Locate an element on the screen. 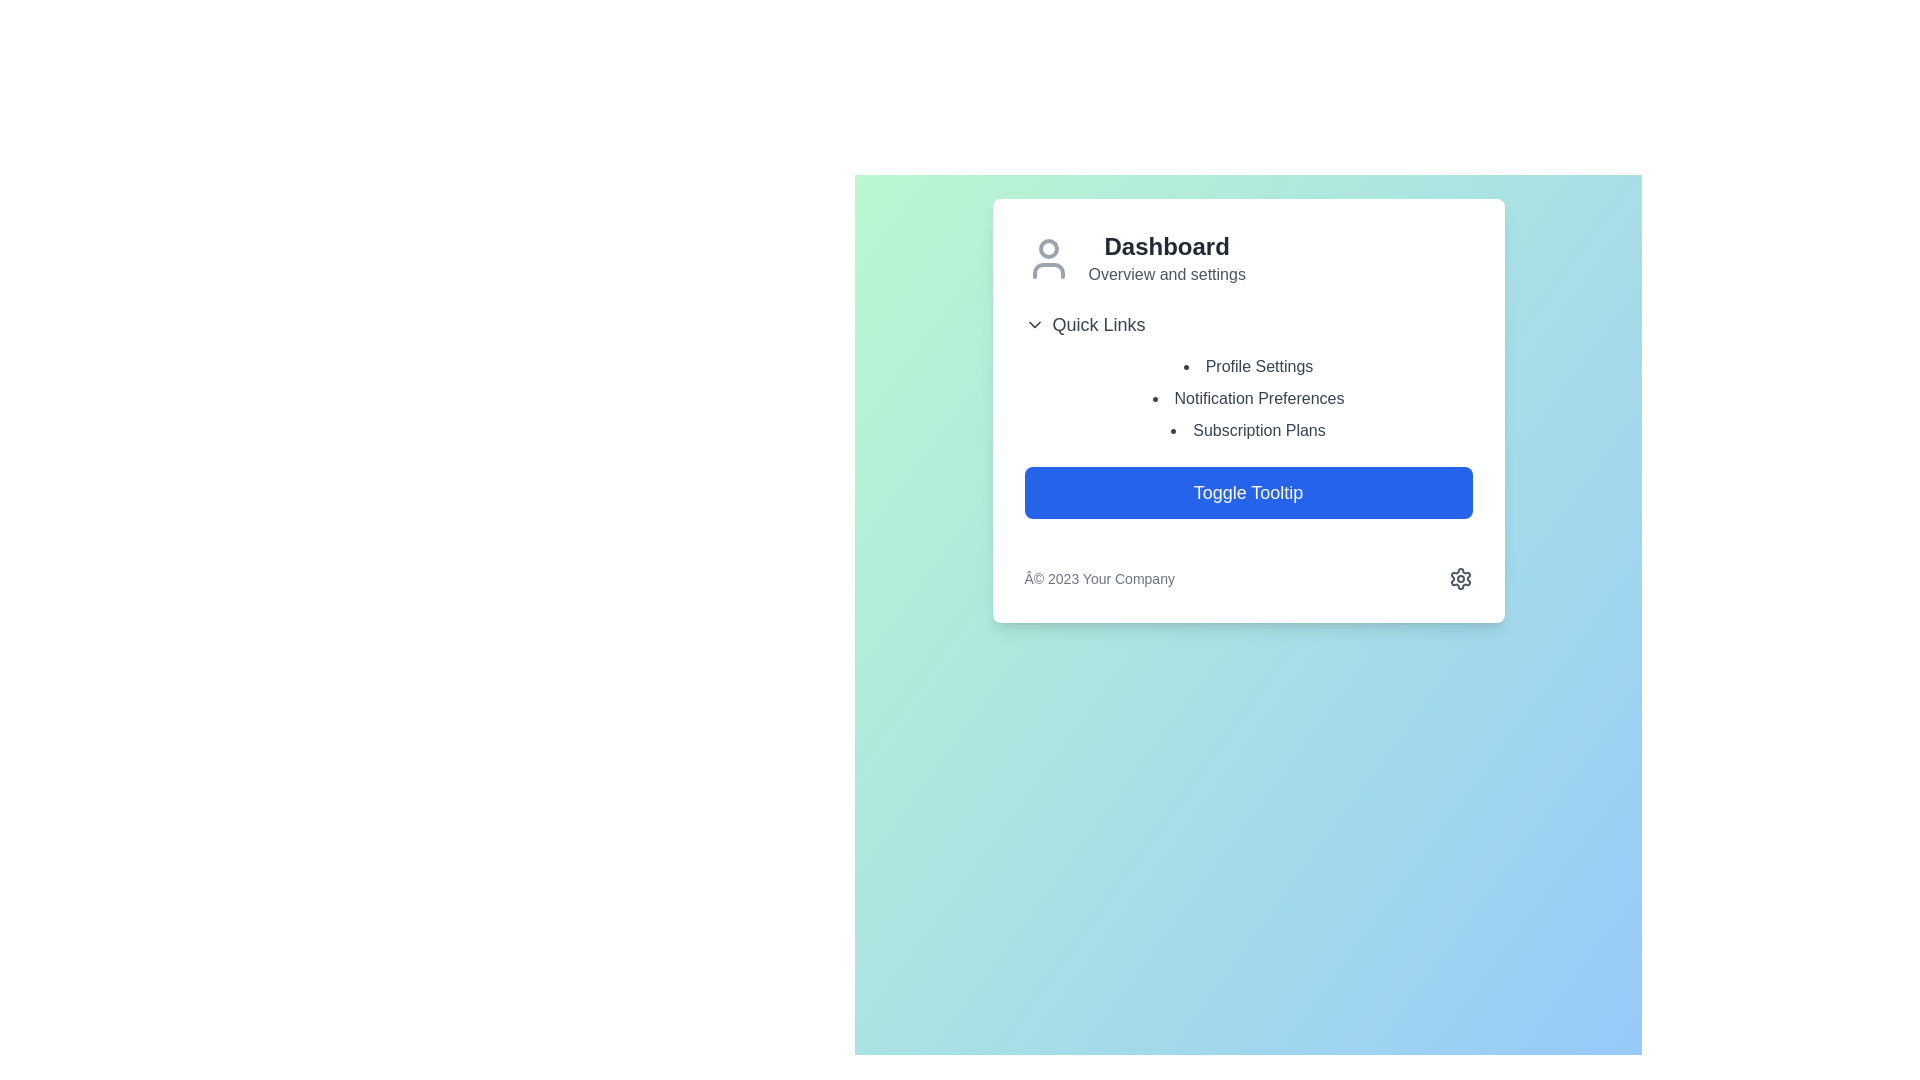 This screenshot has width=1920, height=1080. the copyright notice text label located at the bottom-left corner of the footer, aligned to the left of the settings icon is located at coordinates (1098, 578).